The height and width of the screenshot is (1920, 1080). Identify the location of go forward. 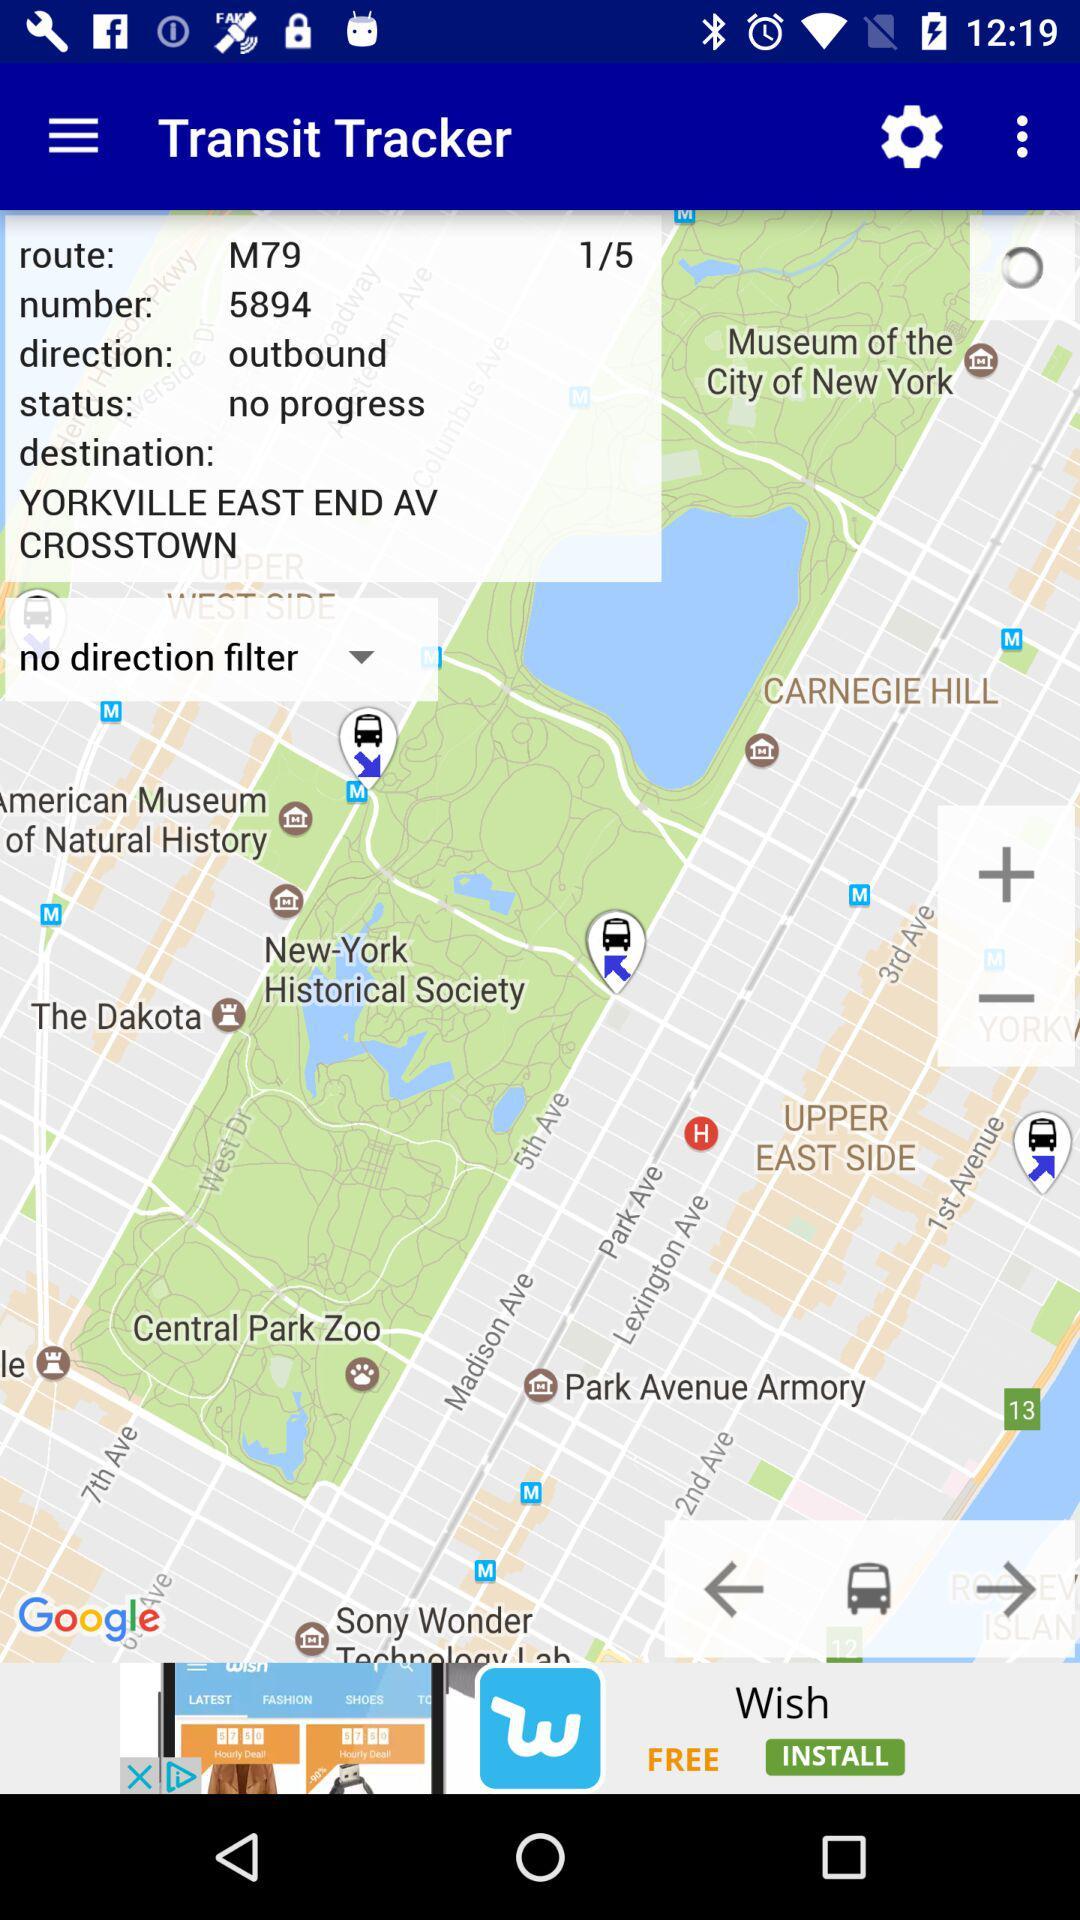
(1006, 1587).